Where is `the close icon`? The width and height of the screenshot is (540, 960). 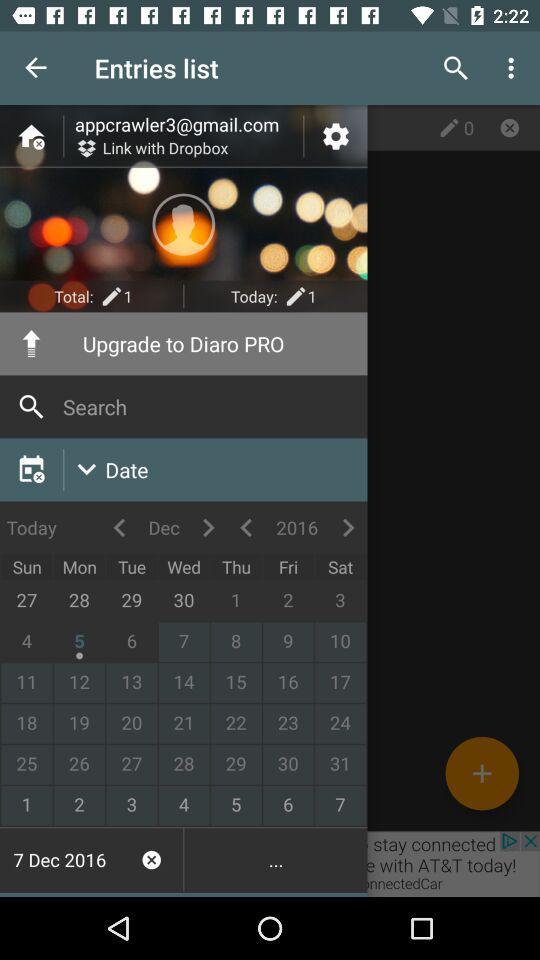 the close icon is located at coordinates (509, 126).